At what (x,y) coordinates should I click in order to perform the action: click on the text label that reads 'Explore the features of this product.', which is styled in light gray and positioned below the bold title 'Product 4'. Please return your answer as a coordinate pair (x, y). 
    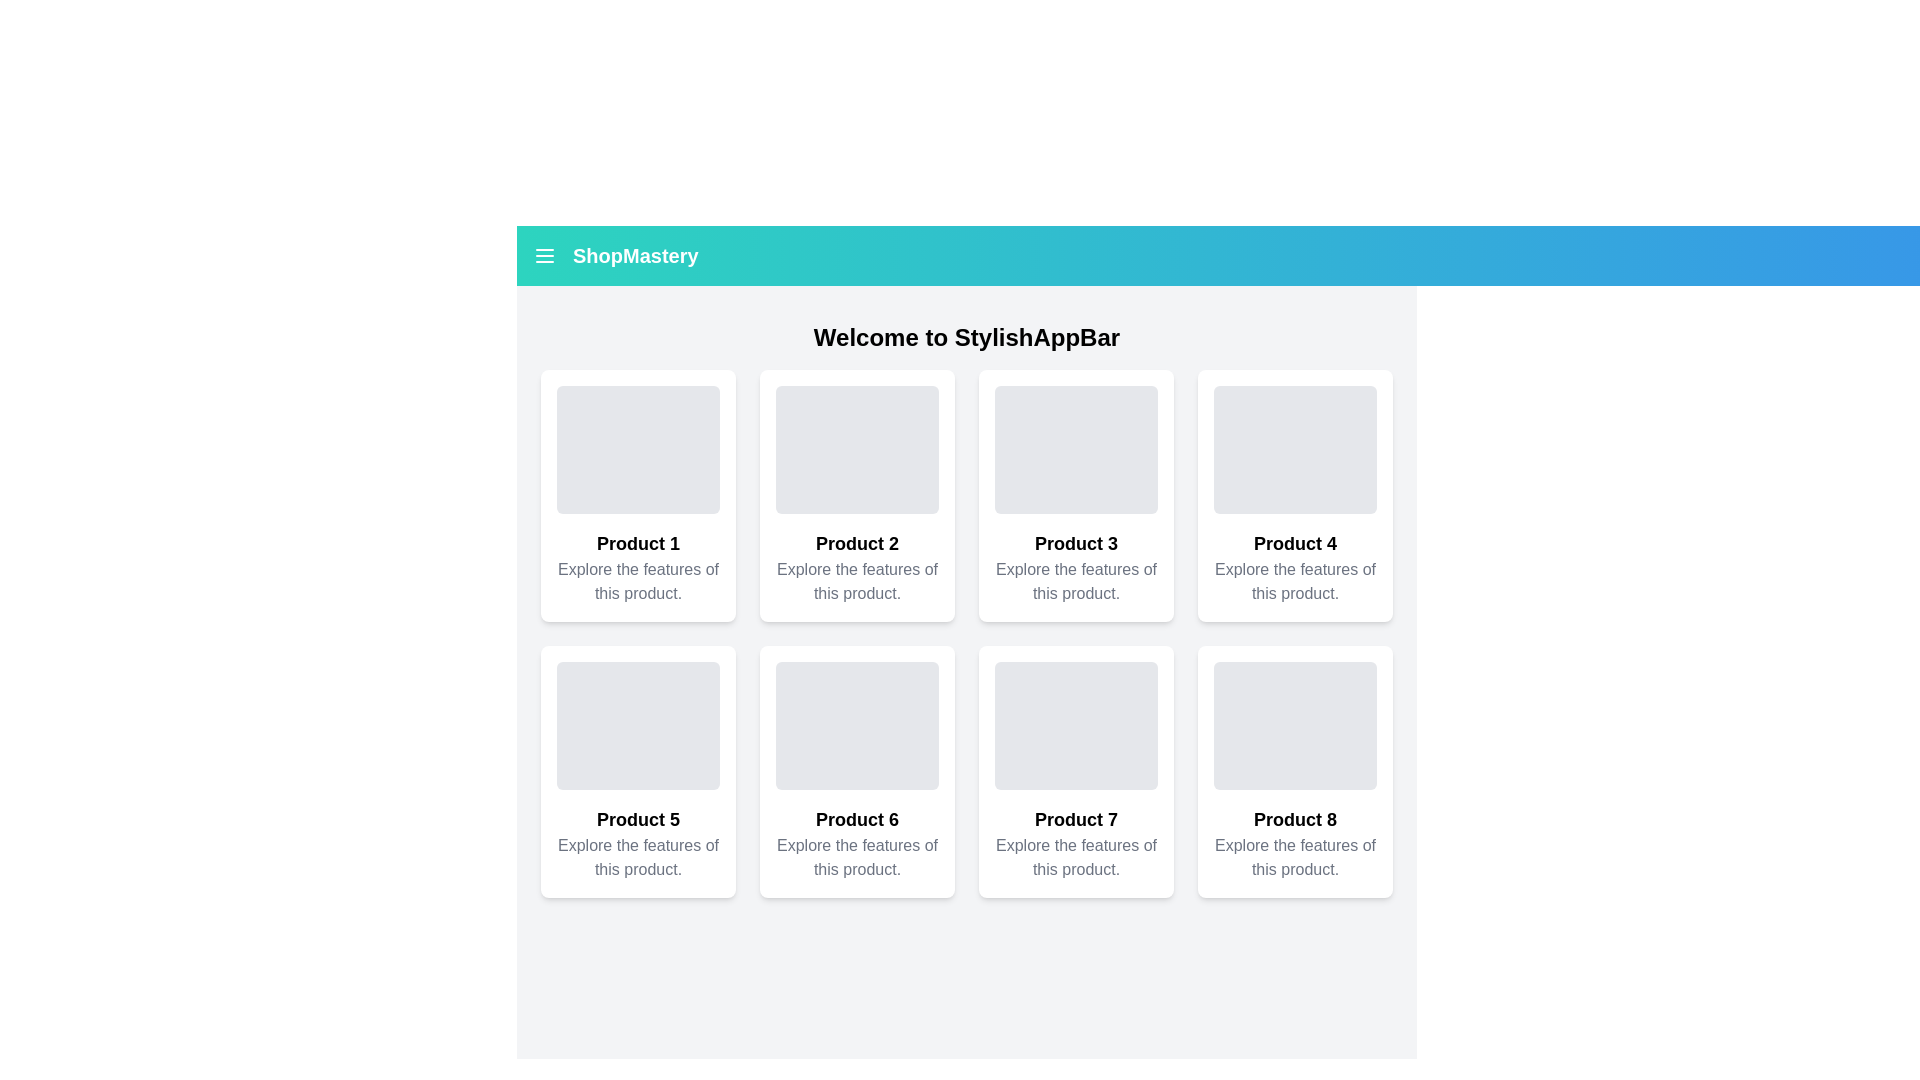
    Looking at the image, I should click on (1295, 582).